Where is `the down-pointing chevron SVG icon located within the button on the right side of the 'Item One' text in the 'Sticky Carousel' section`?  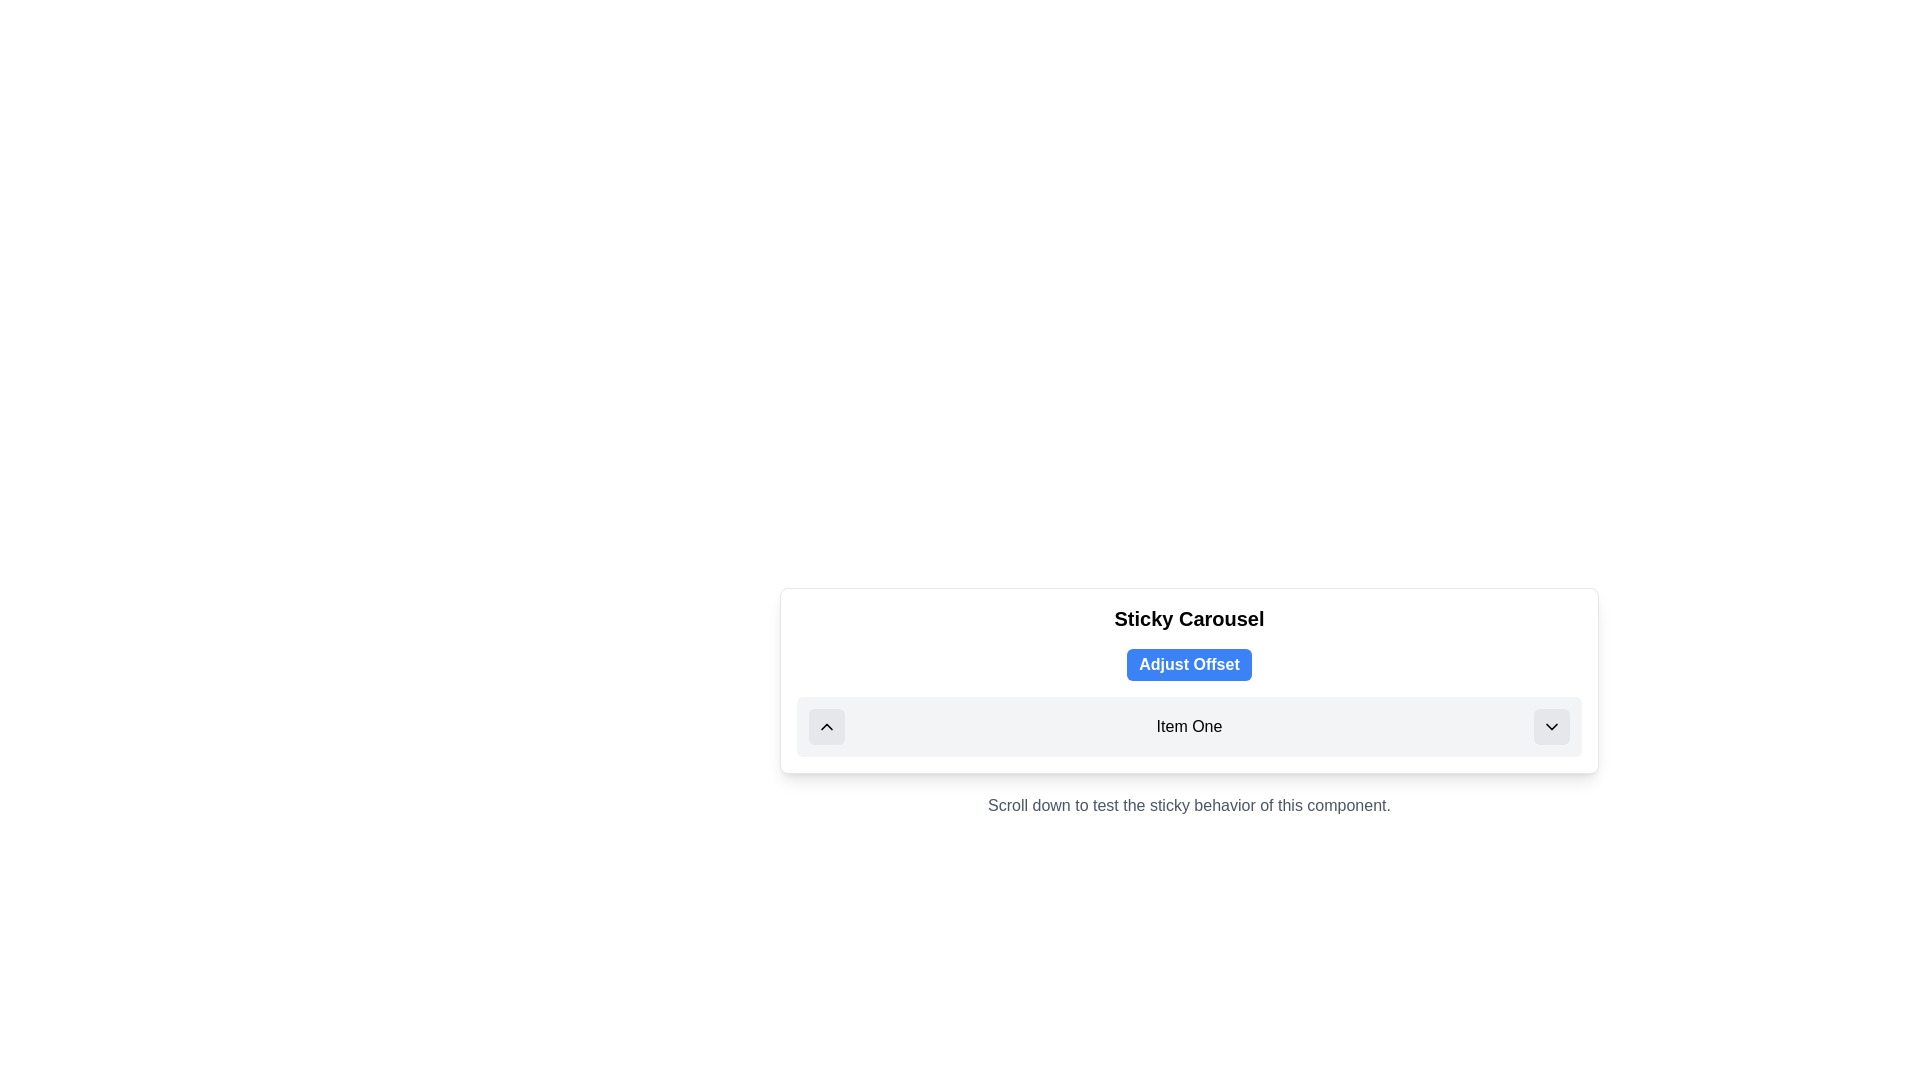
the down-pointing chevron SVG icon located within the button on the right side of the 'Item One' text in the 'Sticky Carousel' section is located at coordinates (1550, 726).